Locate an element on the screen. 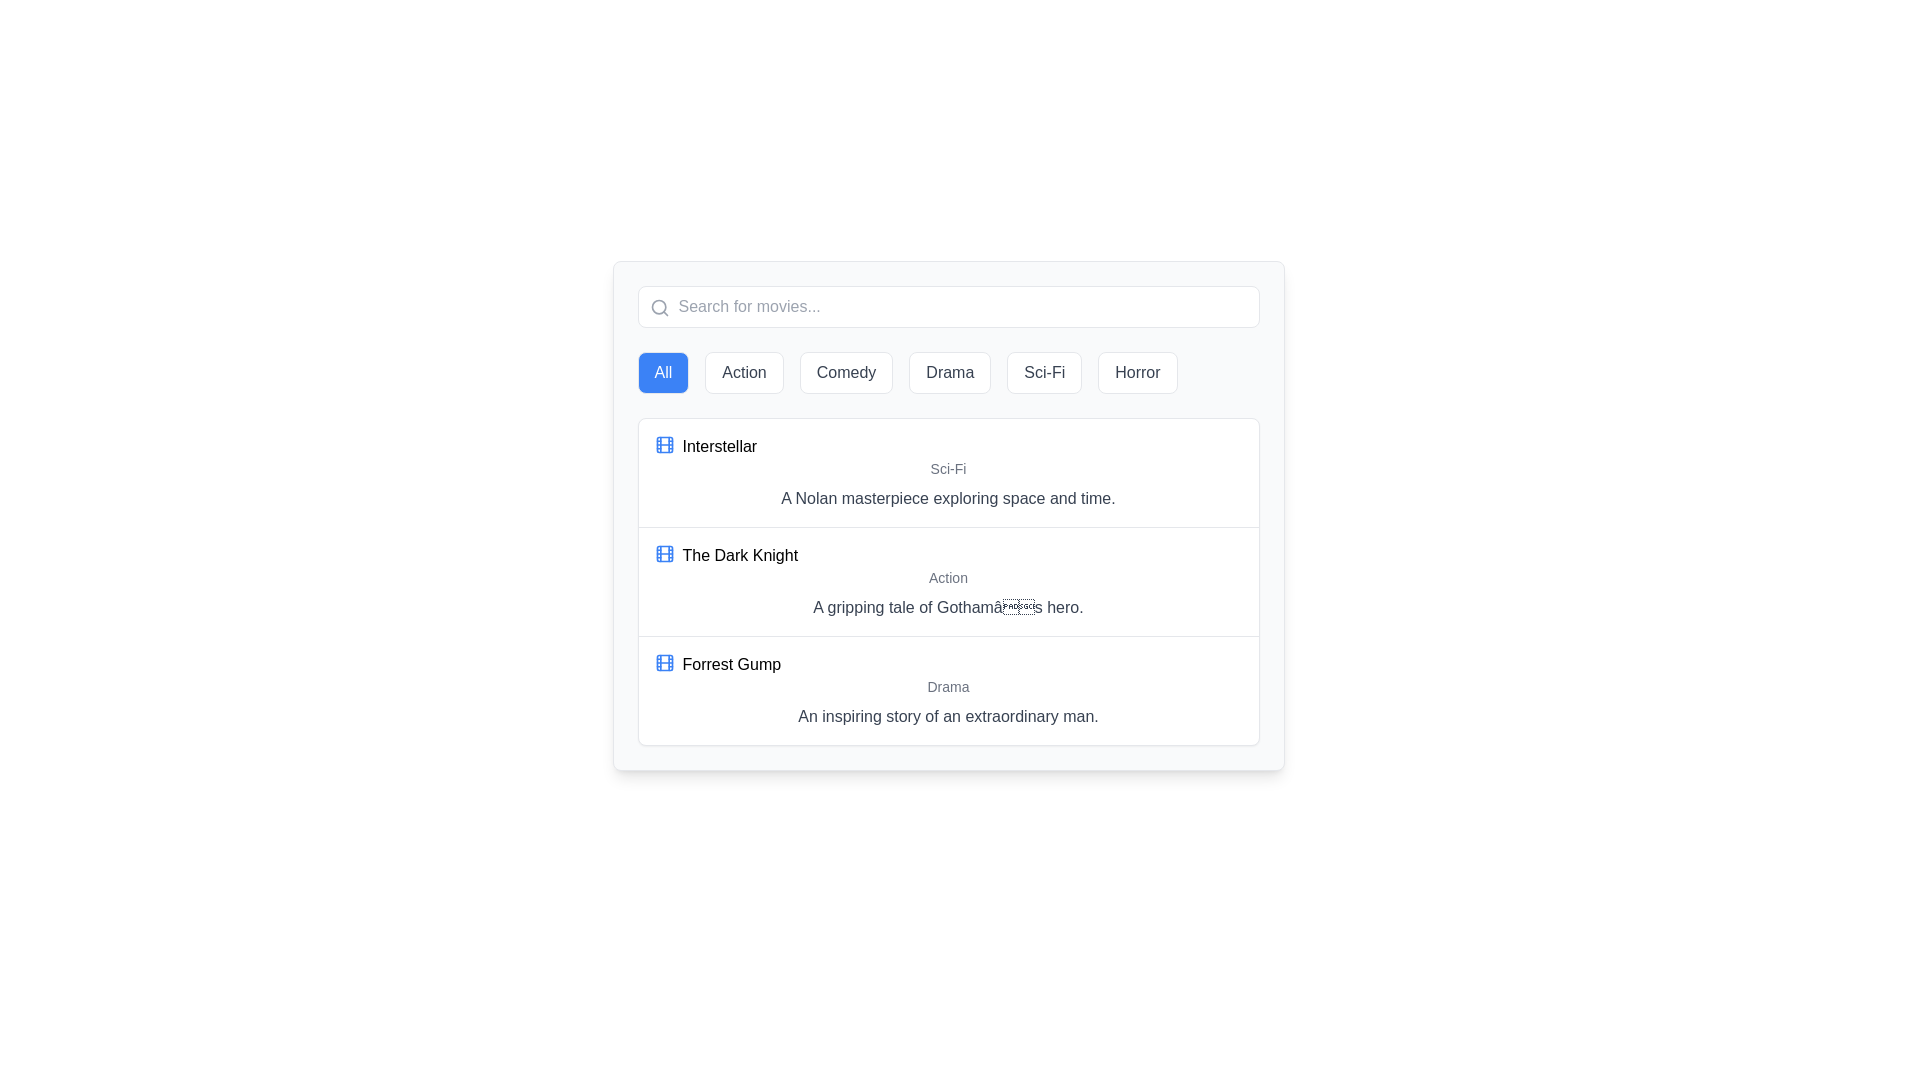 This screenshot has height=1080, width=1920. the 'All' filter button, which is the first button in a horizontal list of filter buttons located below the search bar is located at coordinates (663, 373).